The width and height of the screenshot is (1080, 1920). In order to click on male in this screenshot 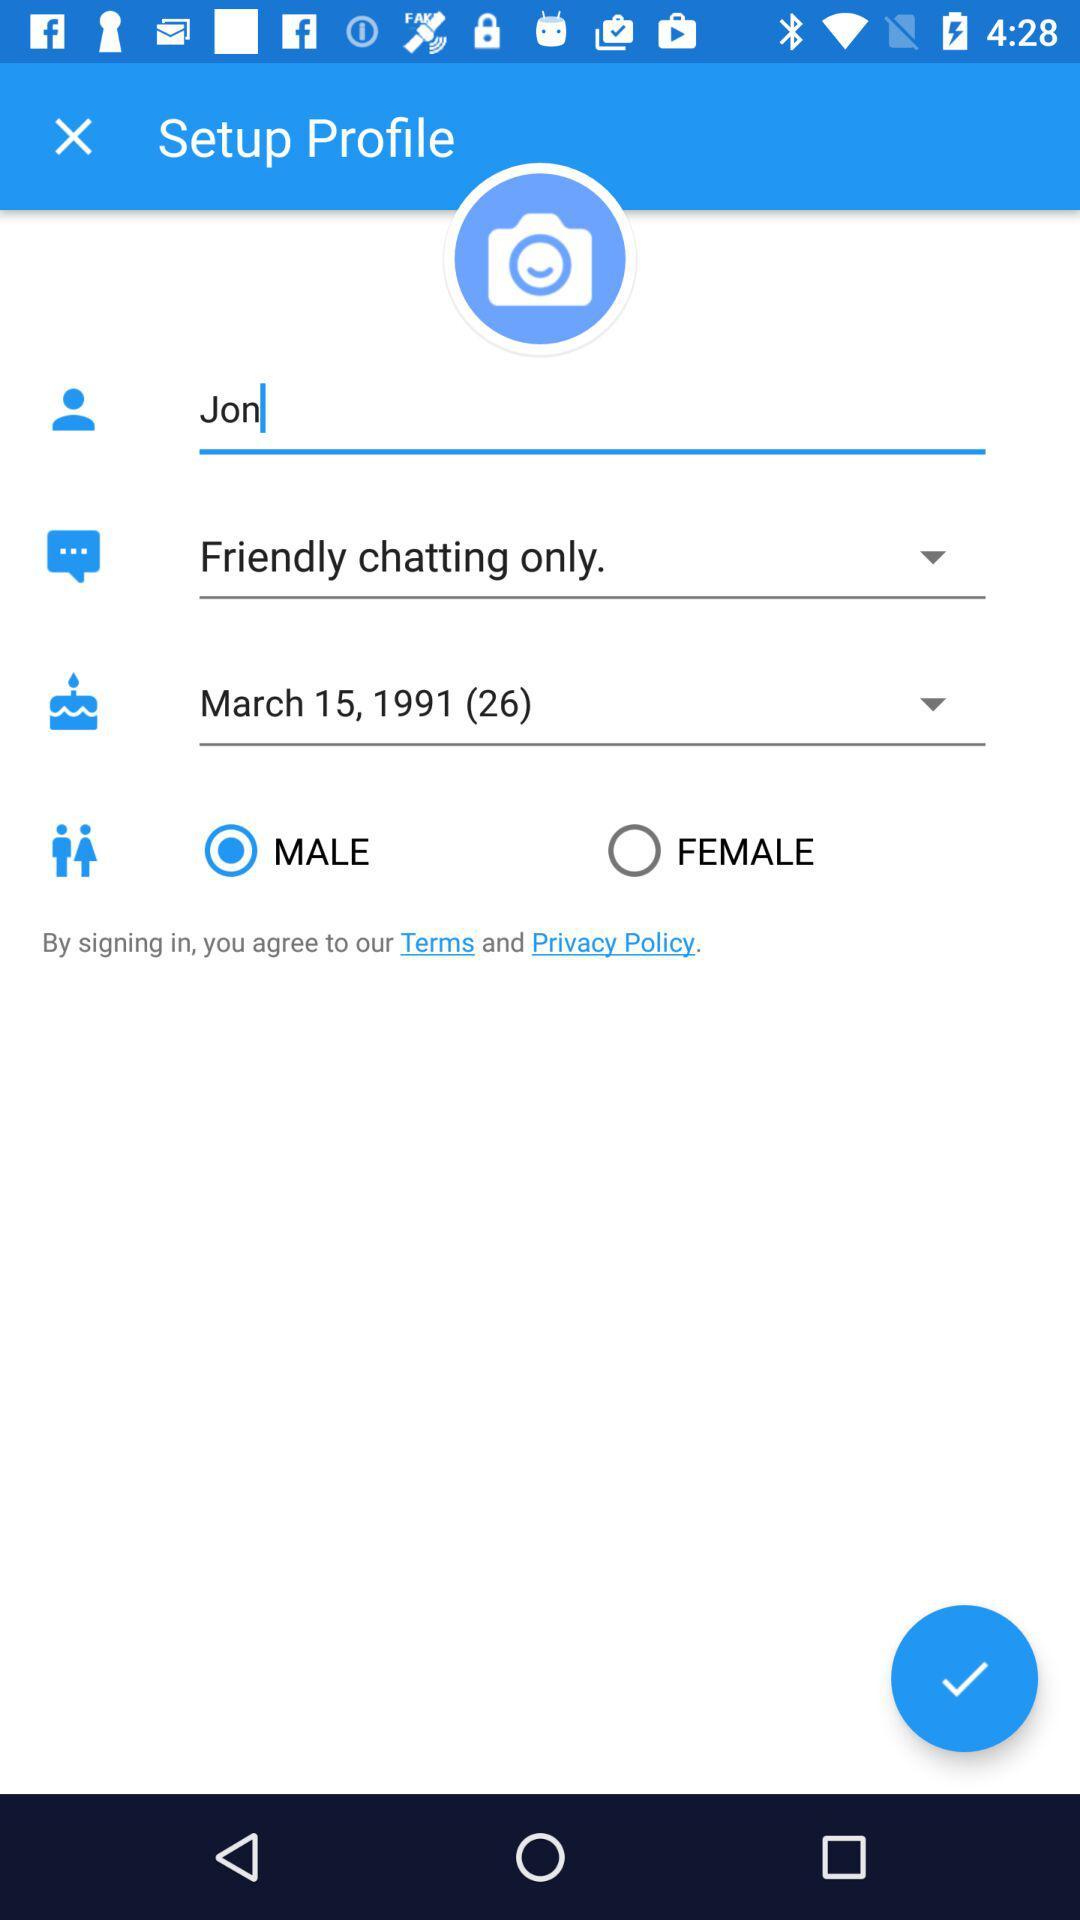, I will do `click(390, 850)`.